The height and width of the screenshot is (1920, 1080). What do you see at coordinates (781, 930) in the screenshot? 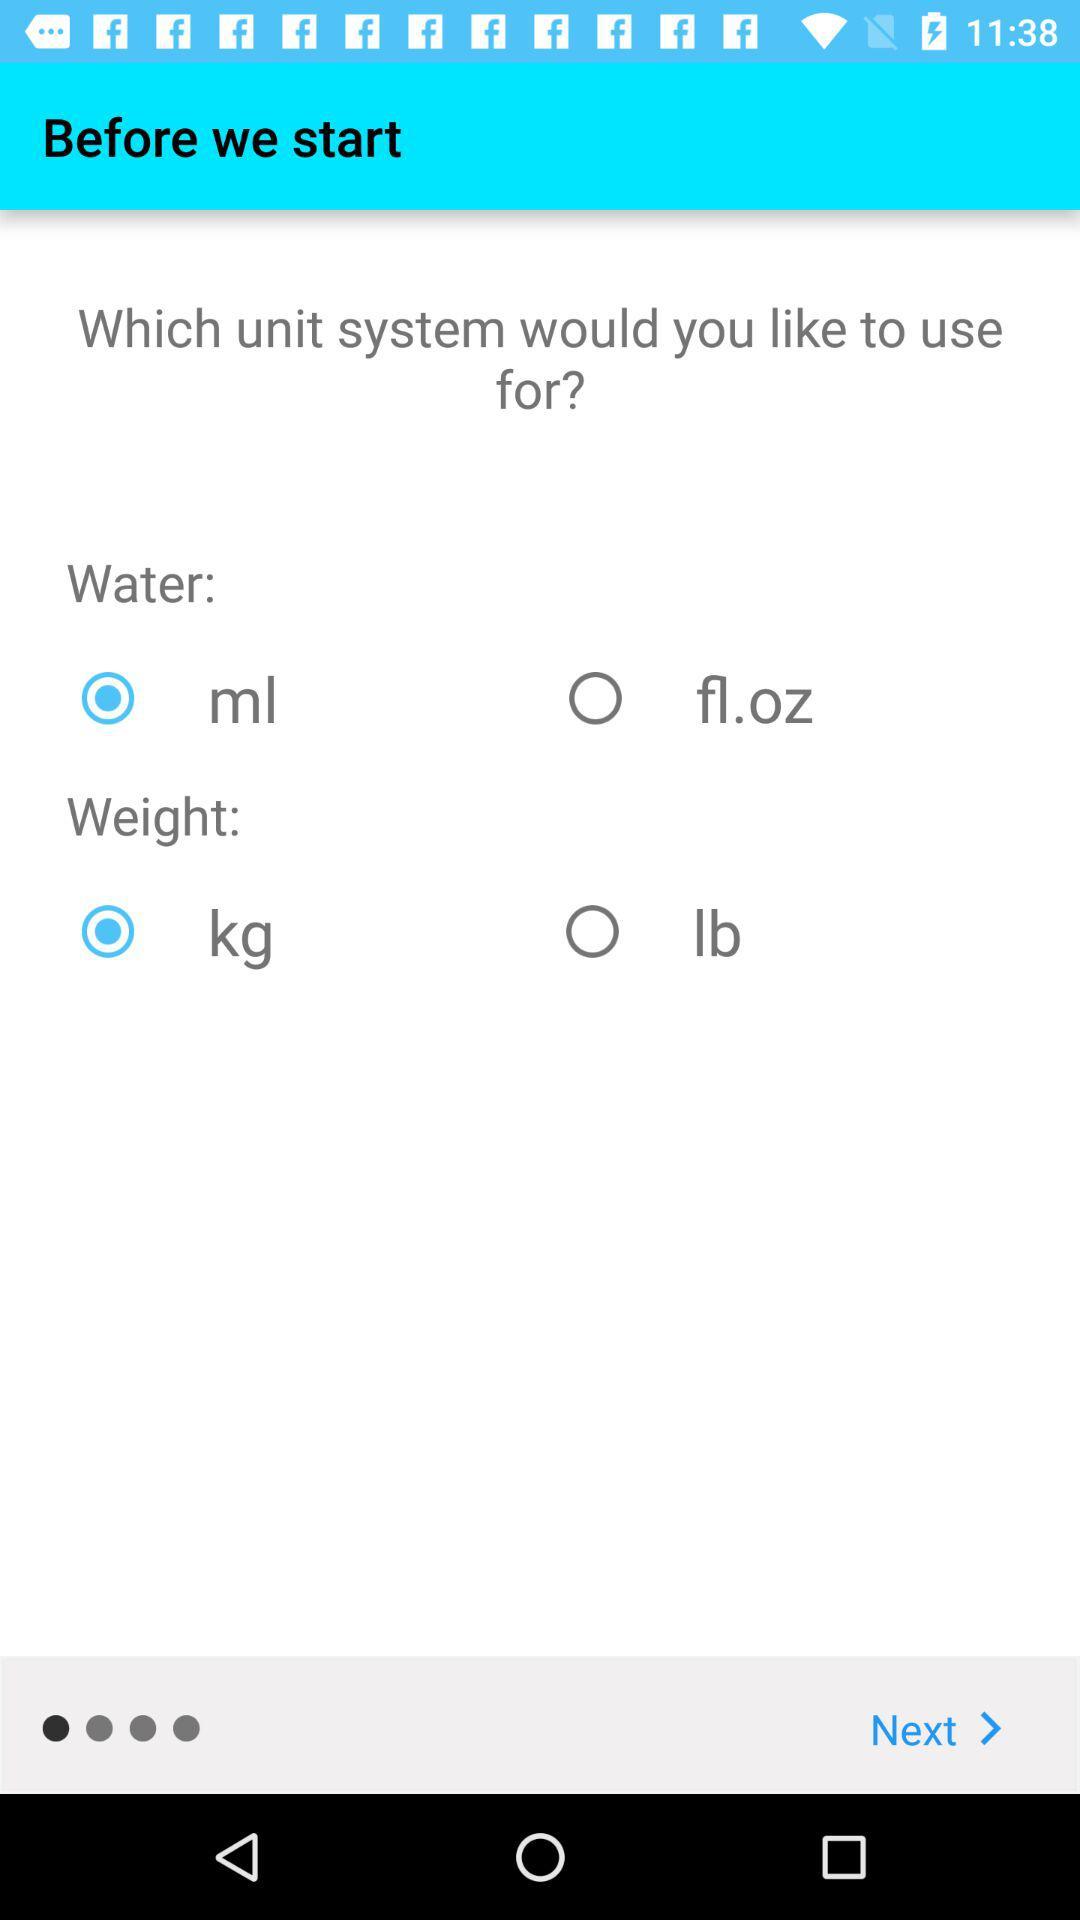
I see `lb item` at bounding box center [781, 930].